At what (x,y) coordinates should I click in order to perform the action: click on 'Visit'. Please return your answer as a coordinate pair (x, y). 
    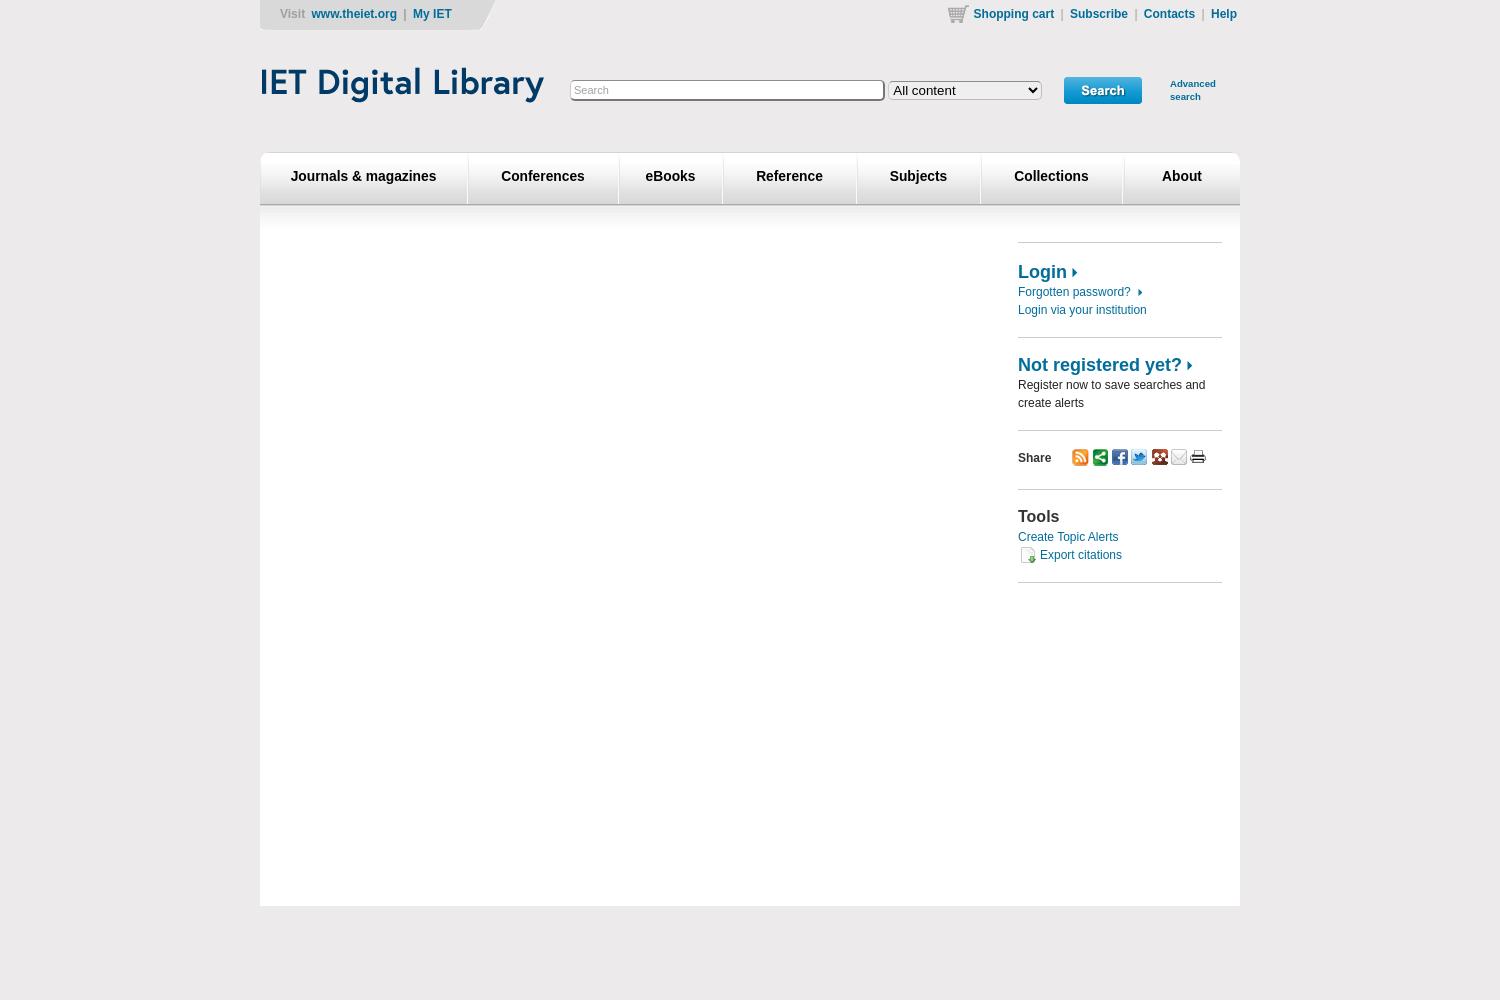
    Looking at the image, I should click on (292, 14).